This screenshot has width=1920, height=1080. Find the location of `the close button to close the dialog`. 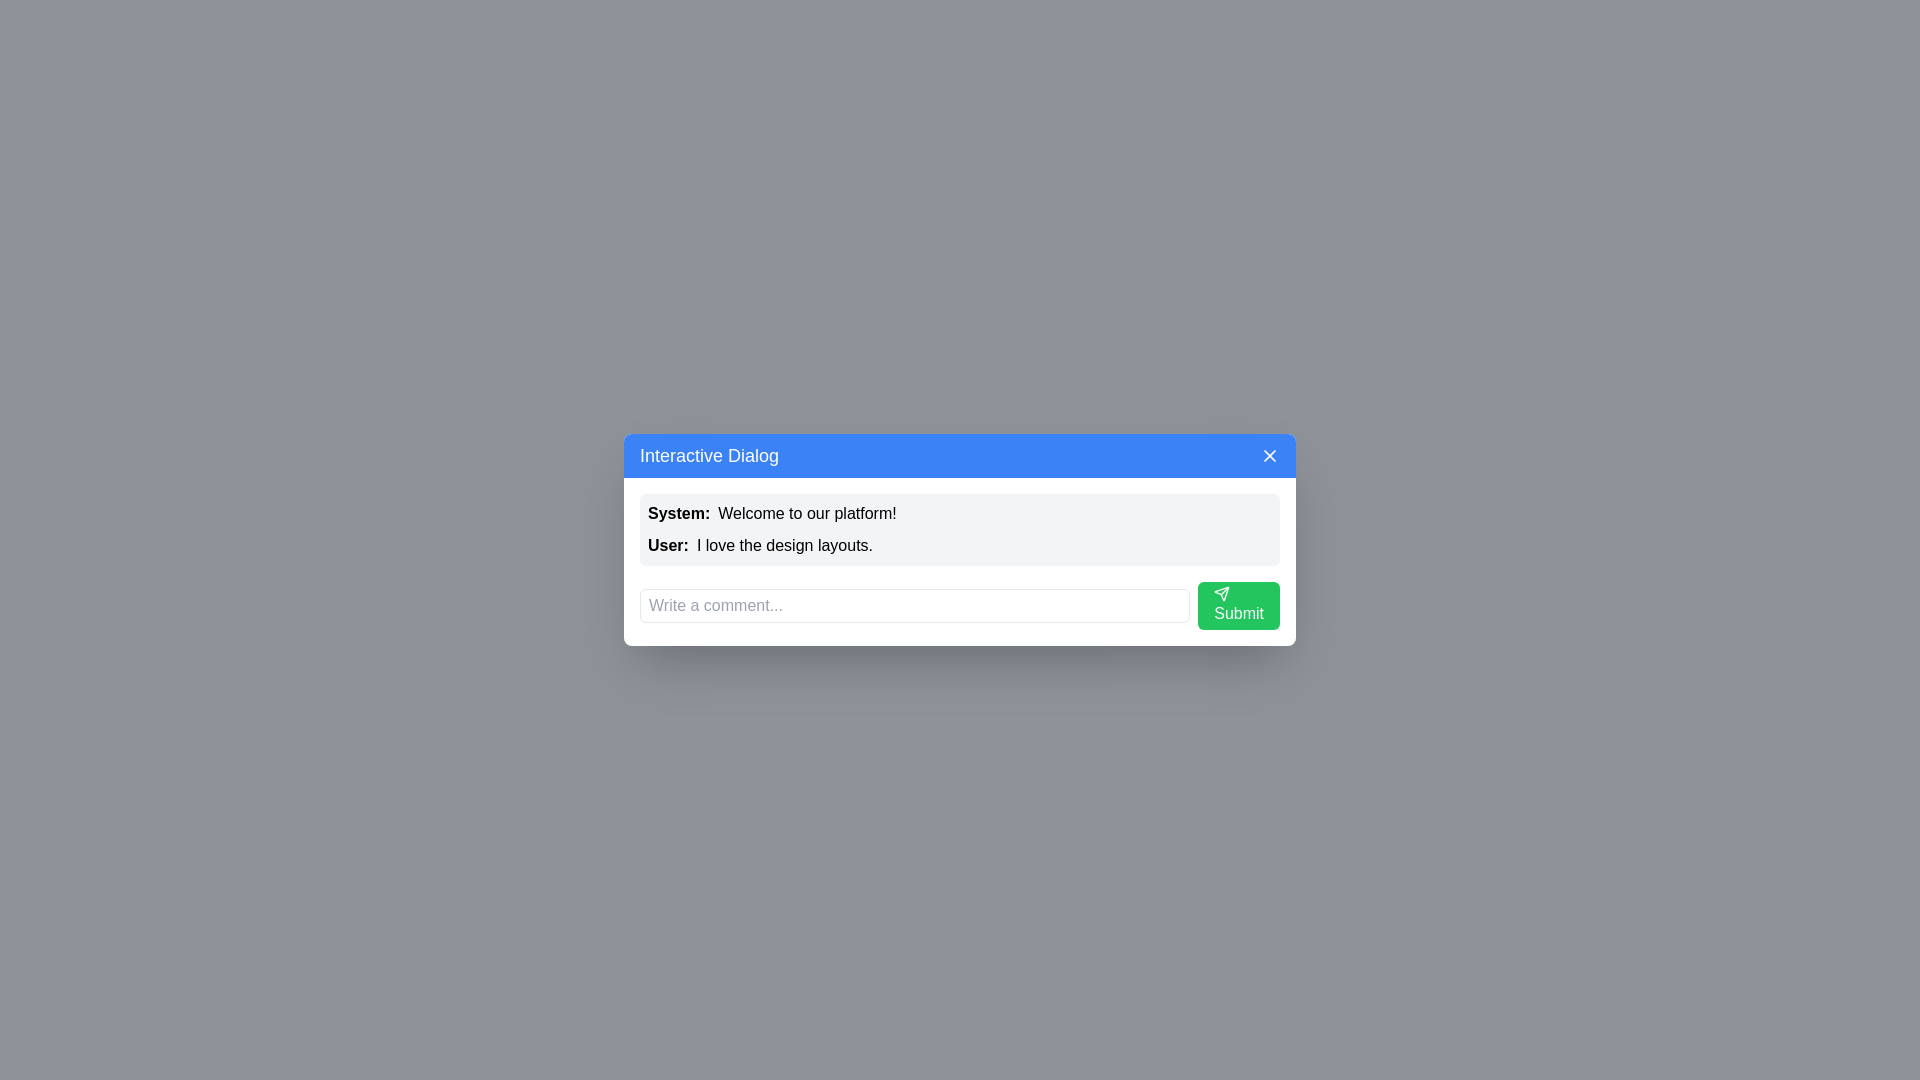

the close button to close the dialog is located at coordinates (1269, 455).